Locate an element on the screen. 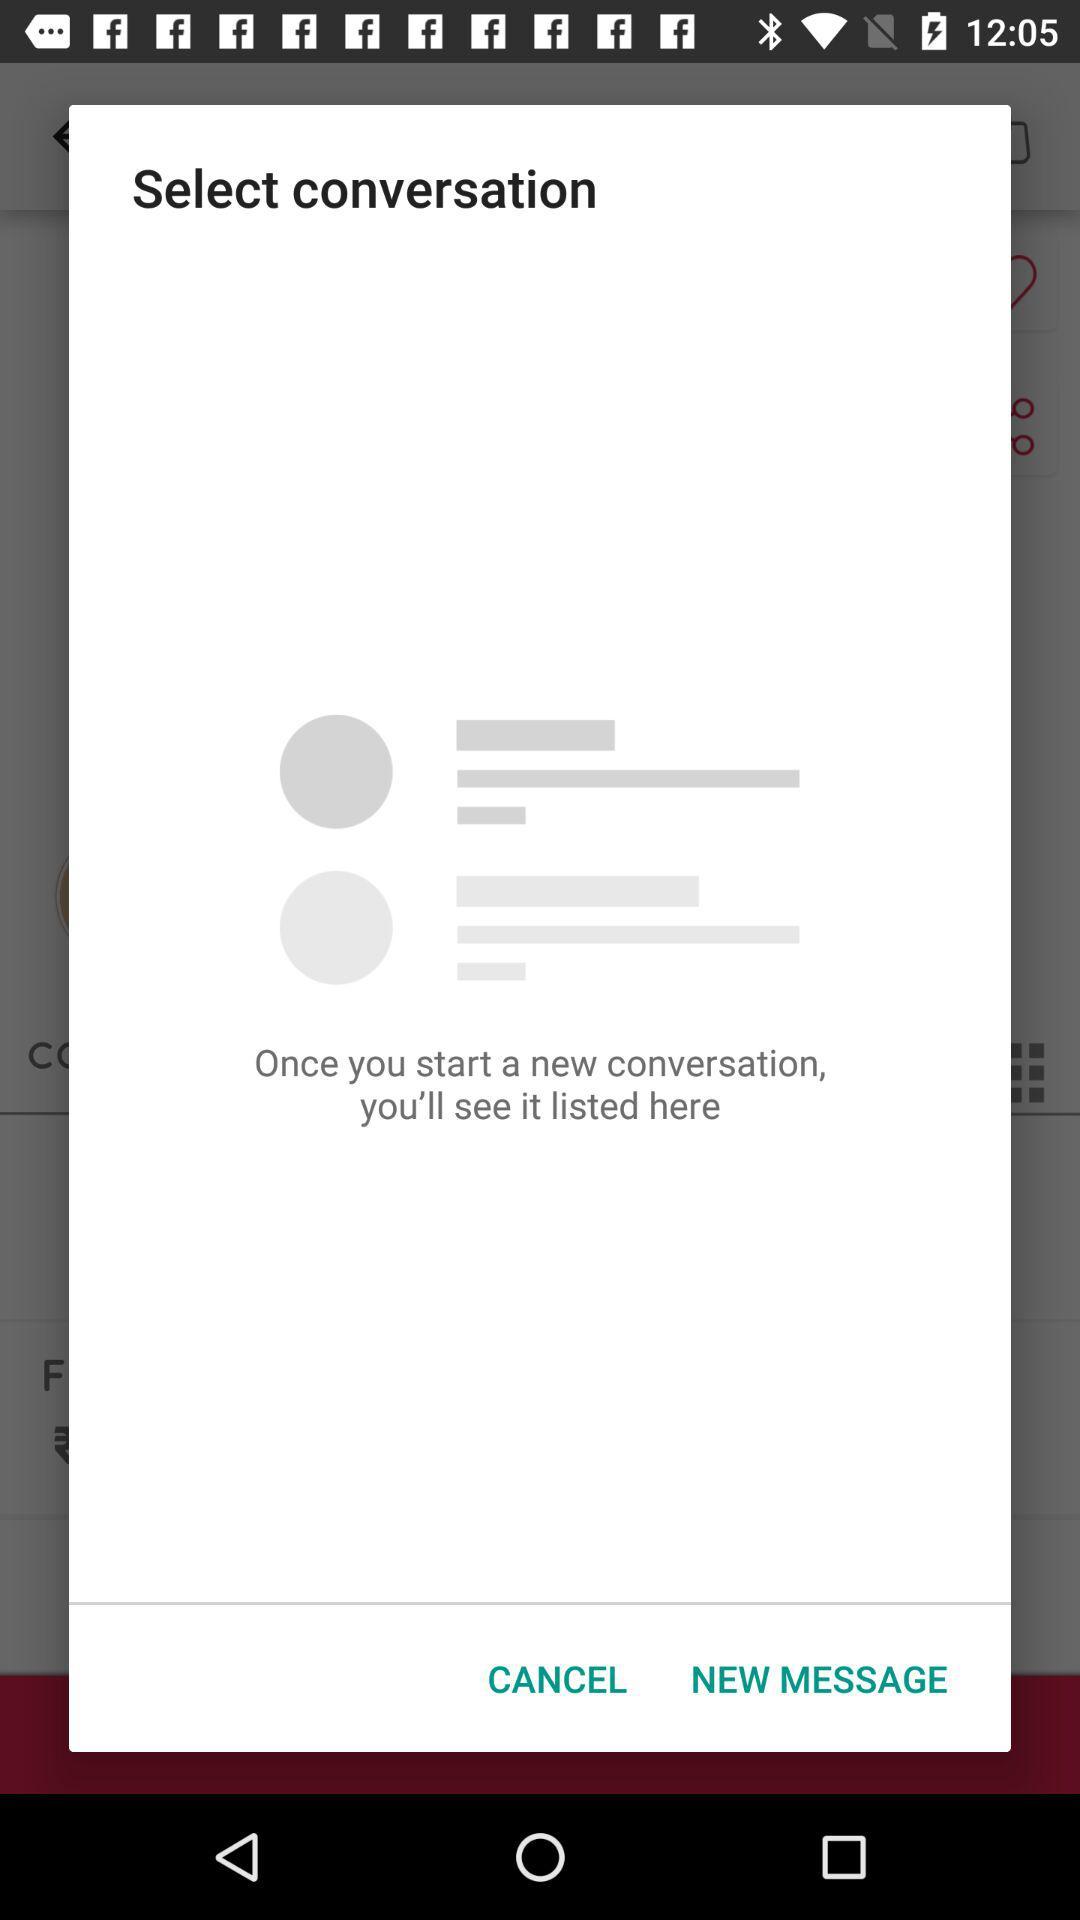 The image size is (1080, 1920). the item next to the cancel is located at coordinates (819, 1678).